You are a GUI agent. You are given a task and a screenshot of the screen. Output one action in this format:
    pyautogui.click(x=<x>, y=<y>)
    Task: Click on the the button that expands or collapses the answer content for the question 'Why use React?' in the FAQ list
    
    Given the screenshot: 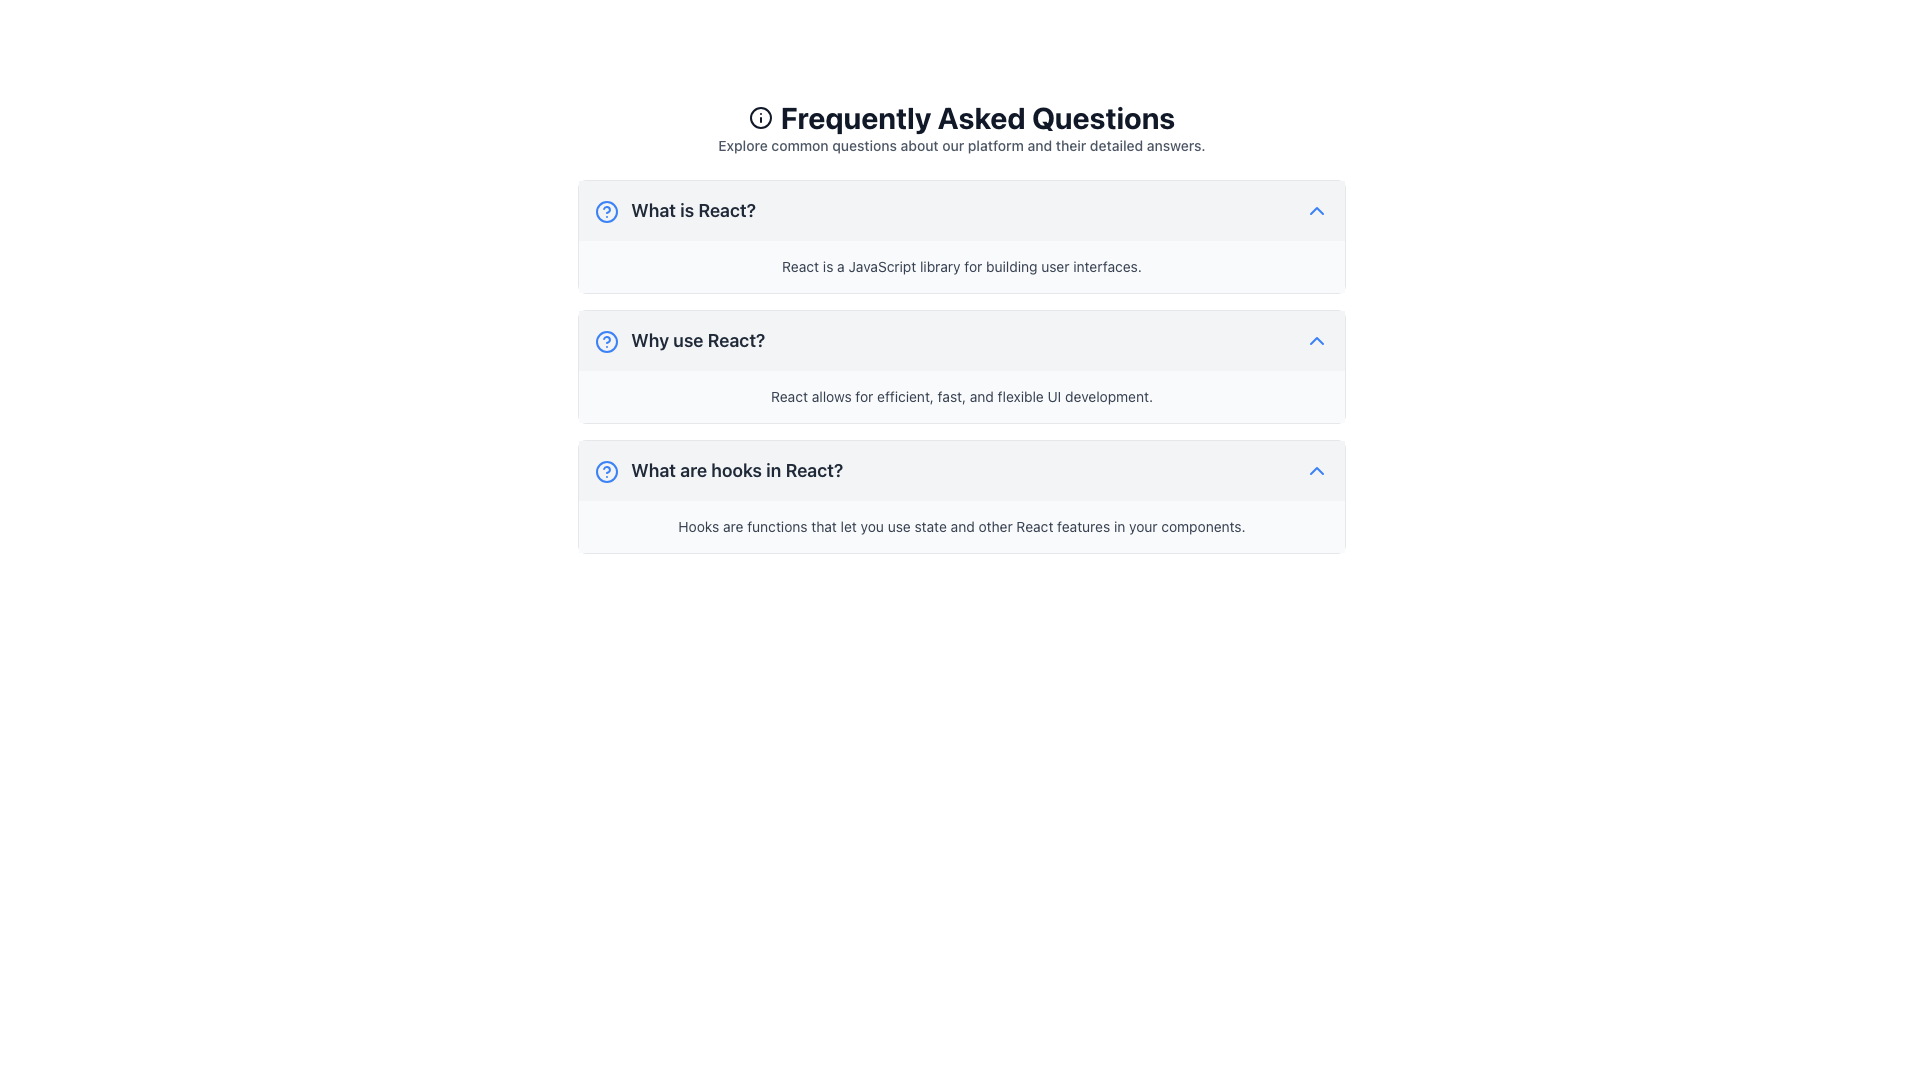 What is the action you would take?
    pyautogui.click(x=961, y=339)
    